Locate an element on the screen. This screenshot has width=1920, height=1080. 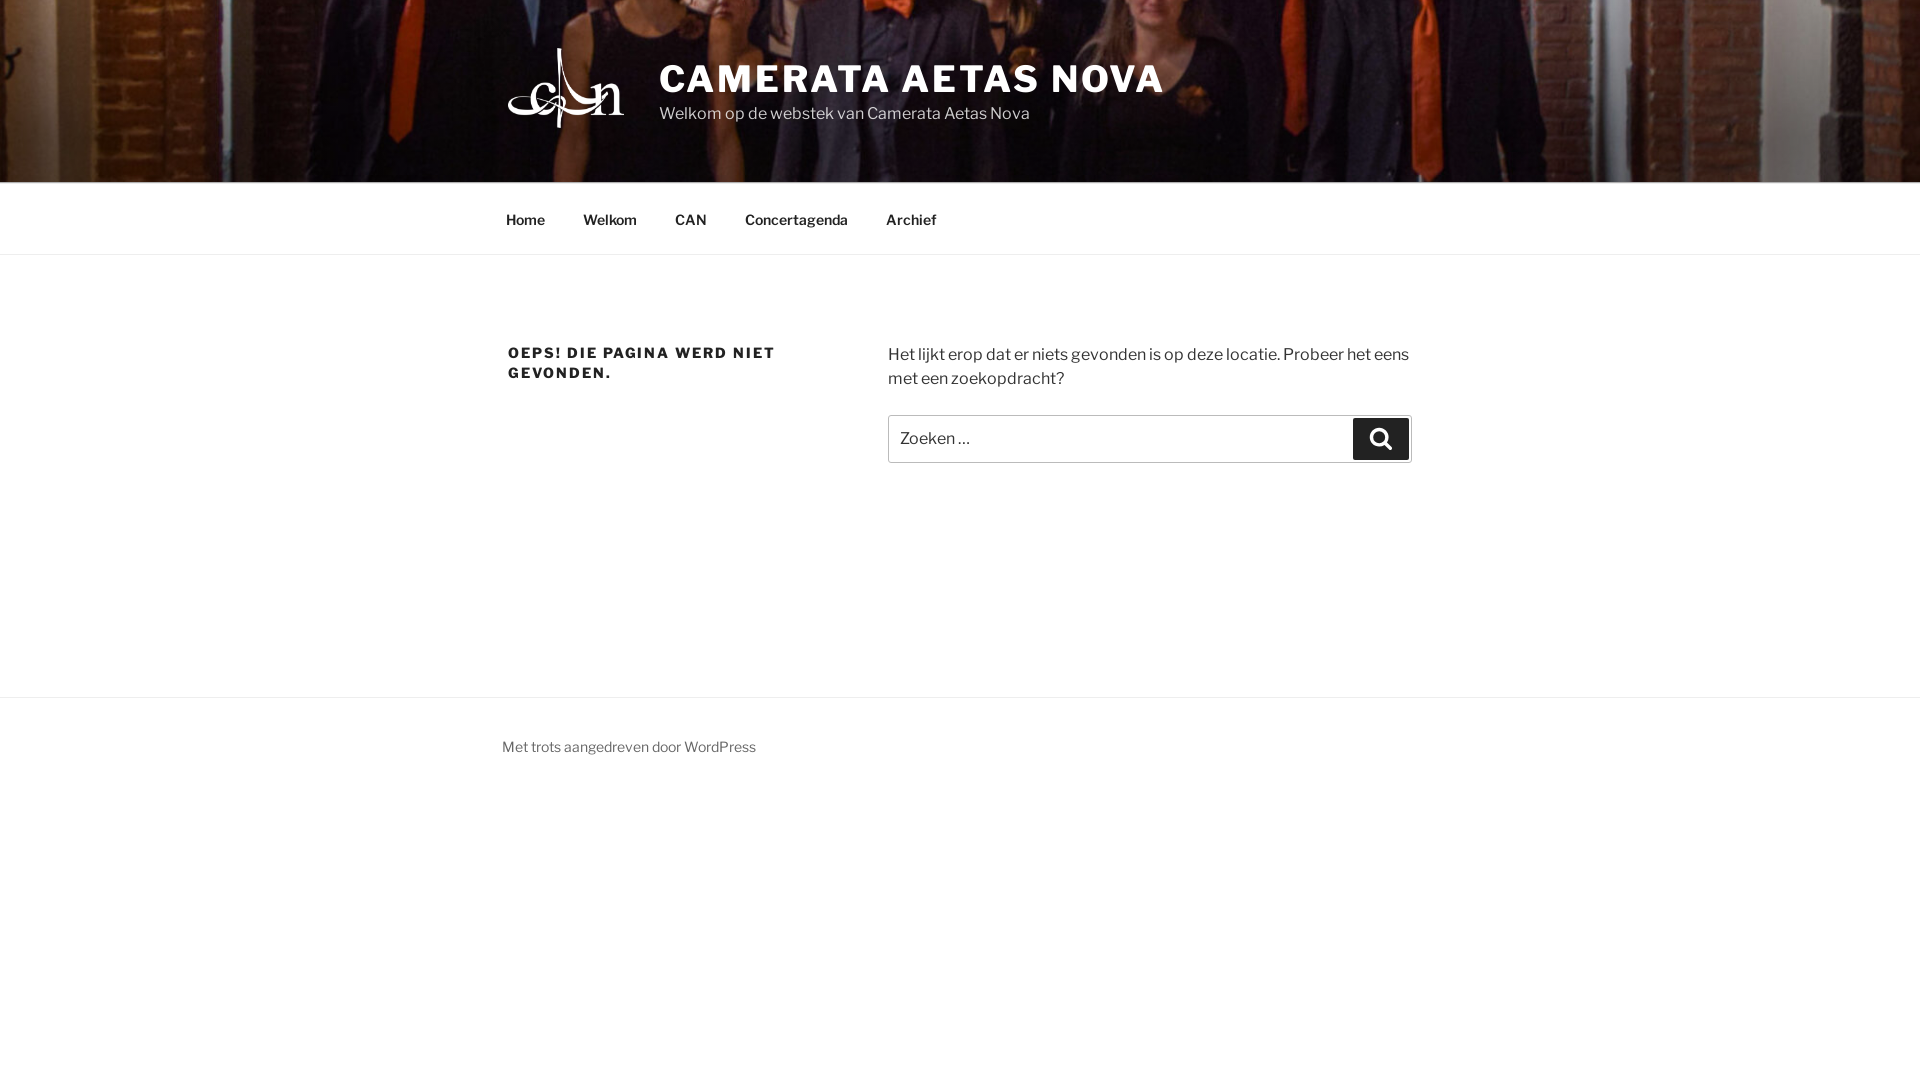
'Zoeken' is located at coordinates (1380, 438).